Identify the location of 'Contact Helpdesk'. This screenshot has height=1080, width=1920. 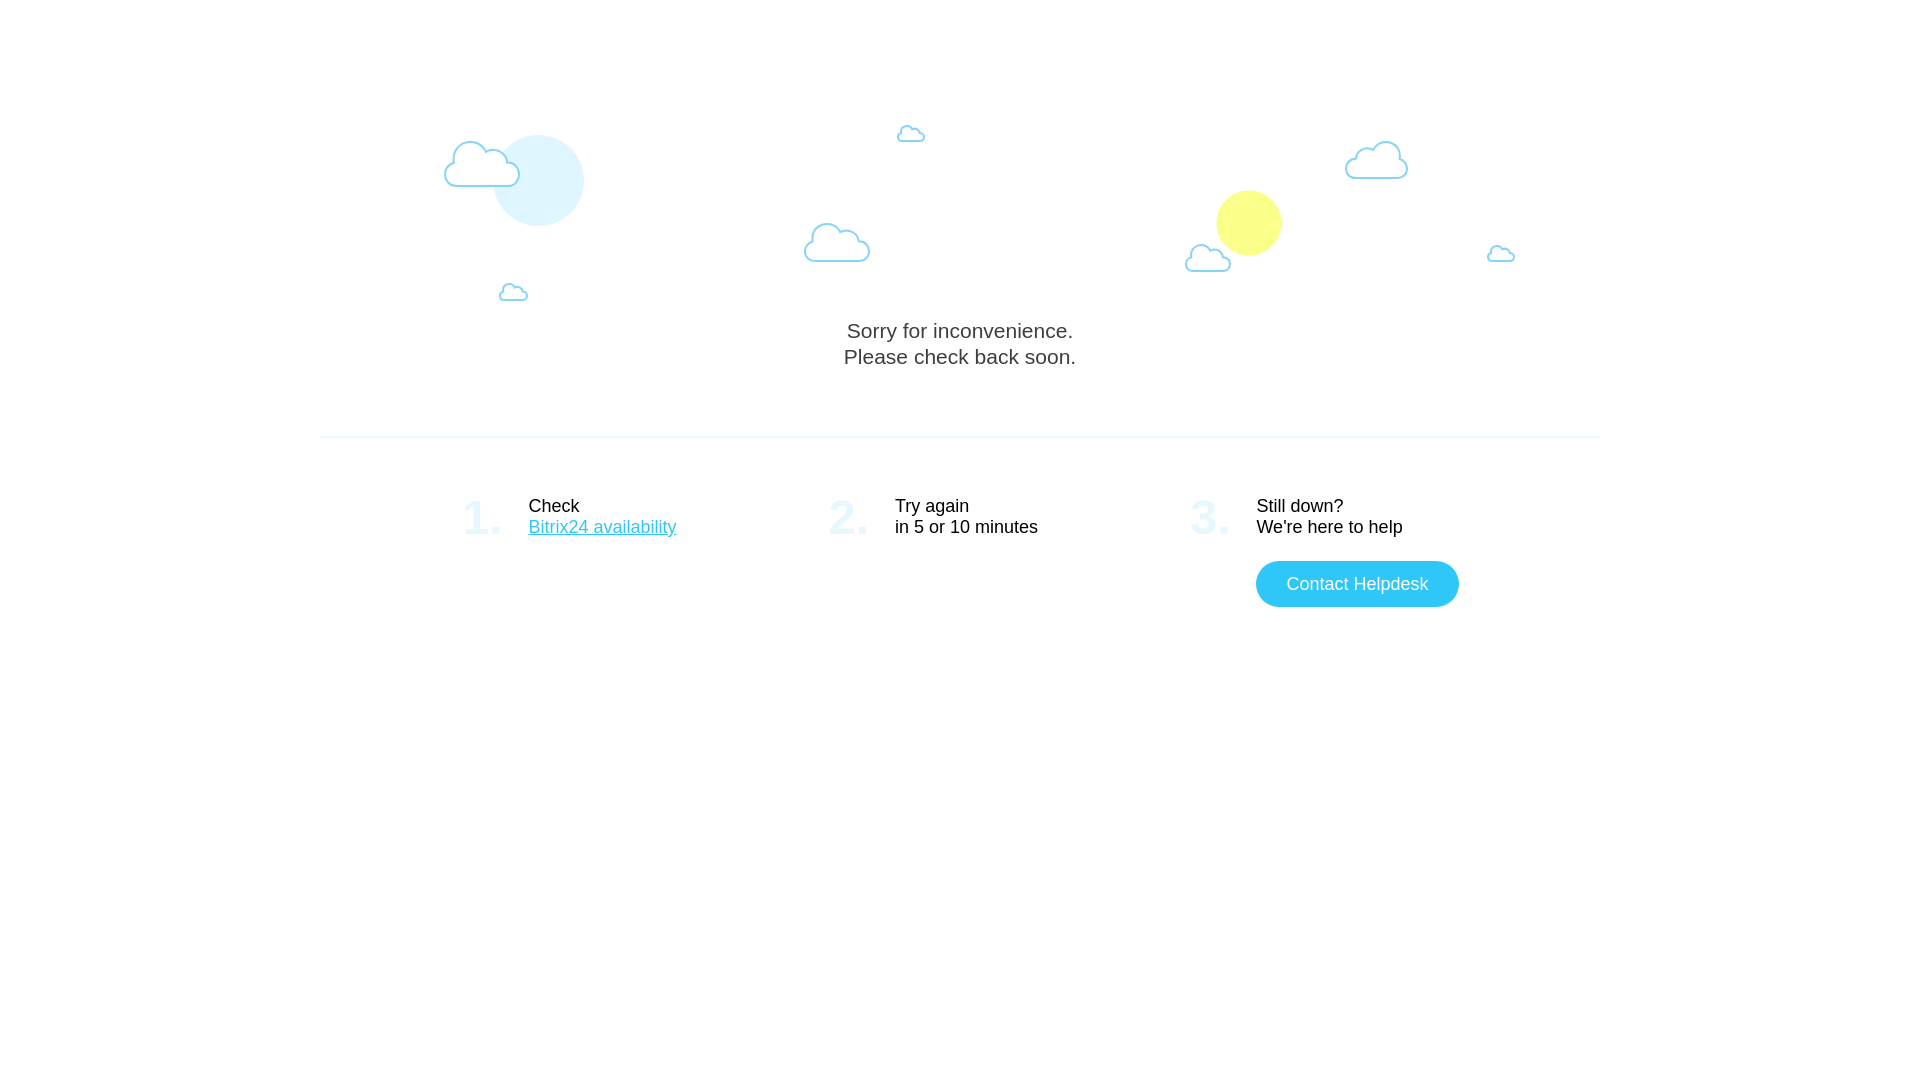
(1357, 583).